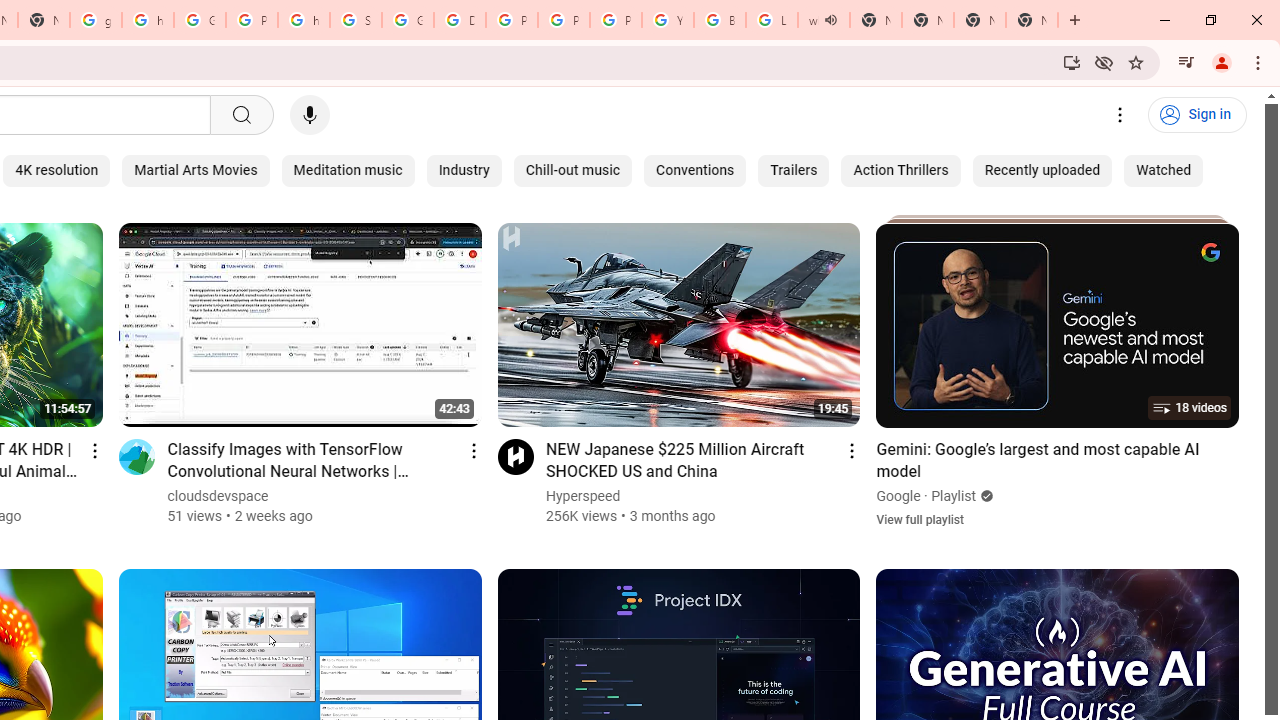 This screenshot has width=1280, height=720. What do you see at coordinates (218, 495) in the screenshot?
I see `'cloudsdevspace'` at bounding box center [218, 495].